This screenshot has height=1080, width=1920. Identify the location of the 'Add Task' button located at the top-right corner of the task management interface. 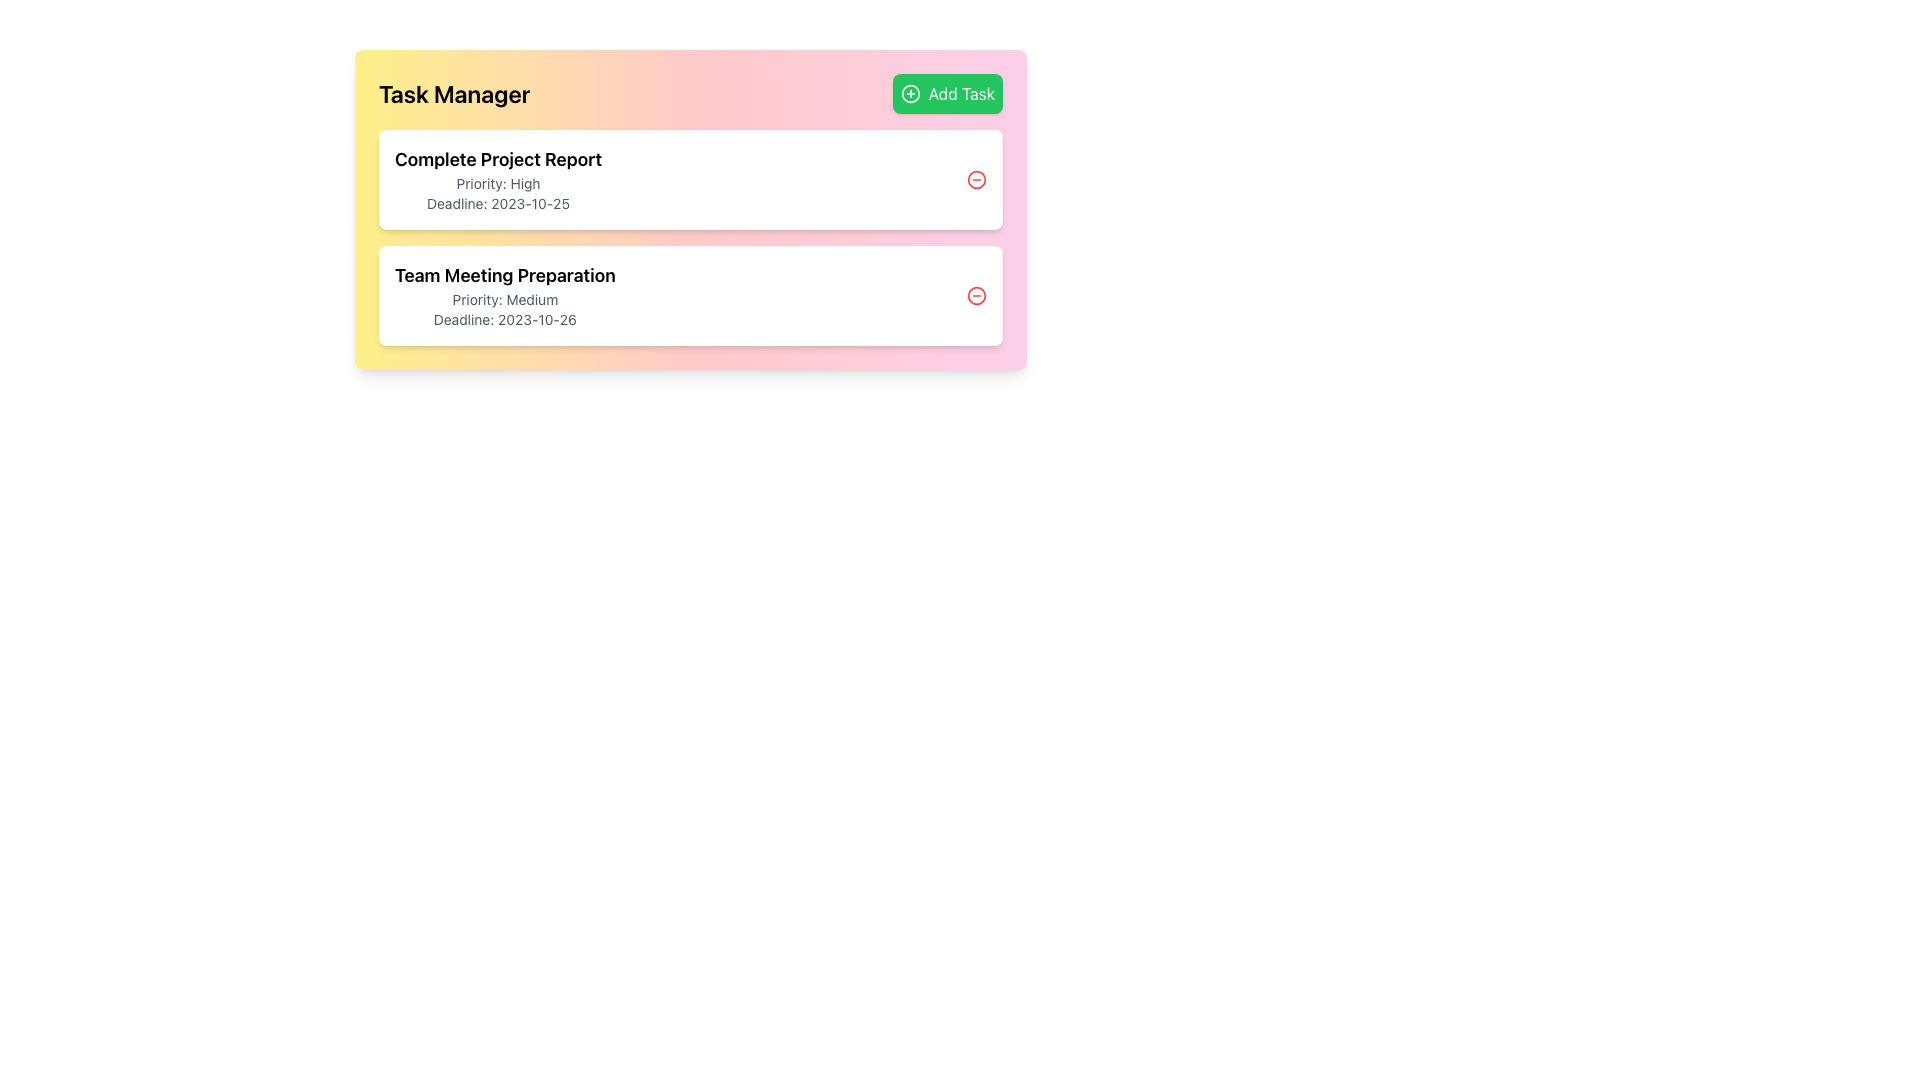
(946, 93).